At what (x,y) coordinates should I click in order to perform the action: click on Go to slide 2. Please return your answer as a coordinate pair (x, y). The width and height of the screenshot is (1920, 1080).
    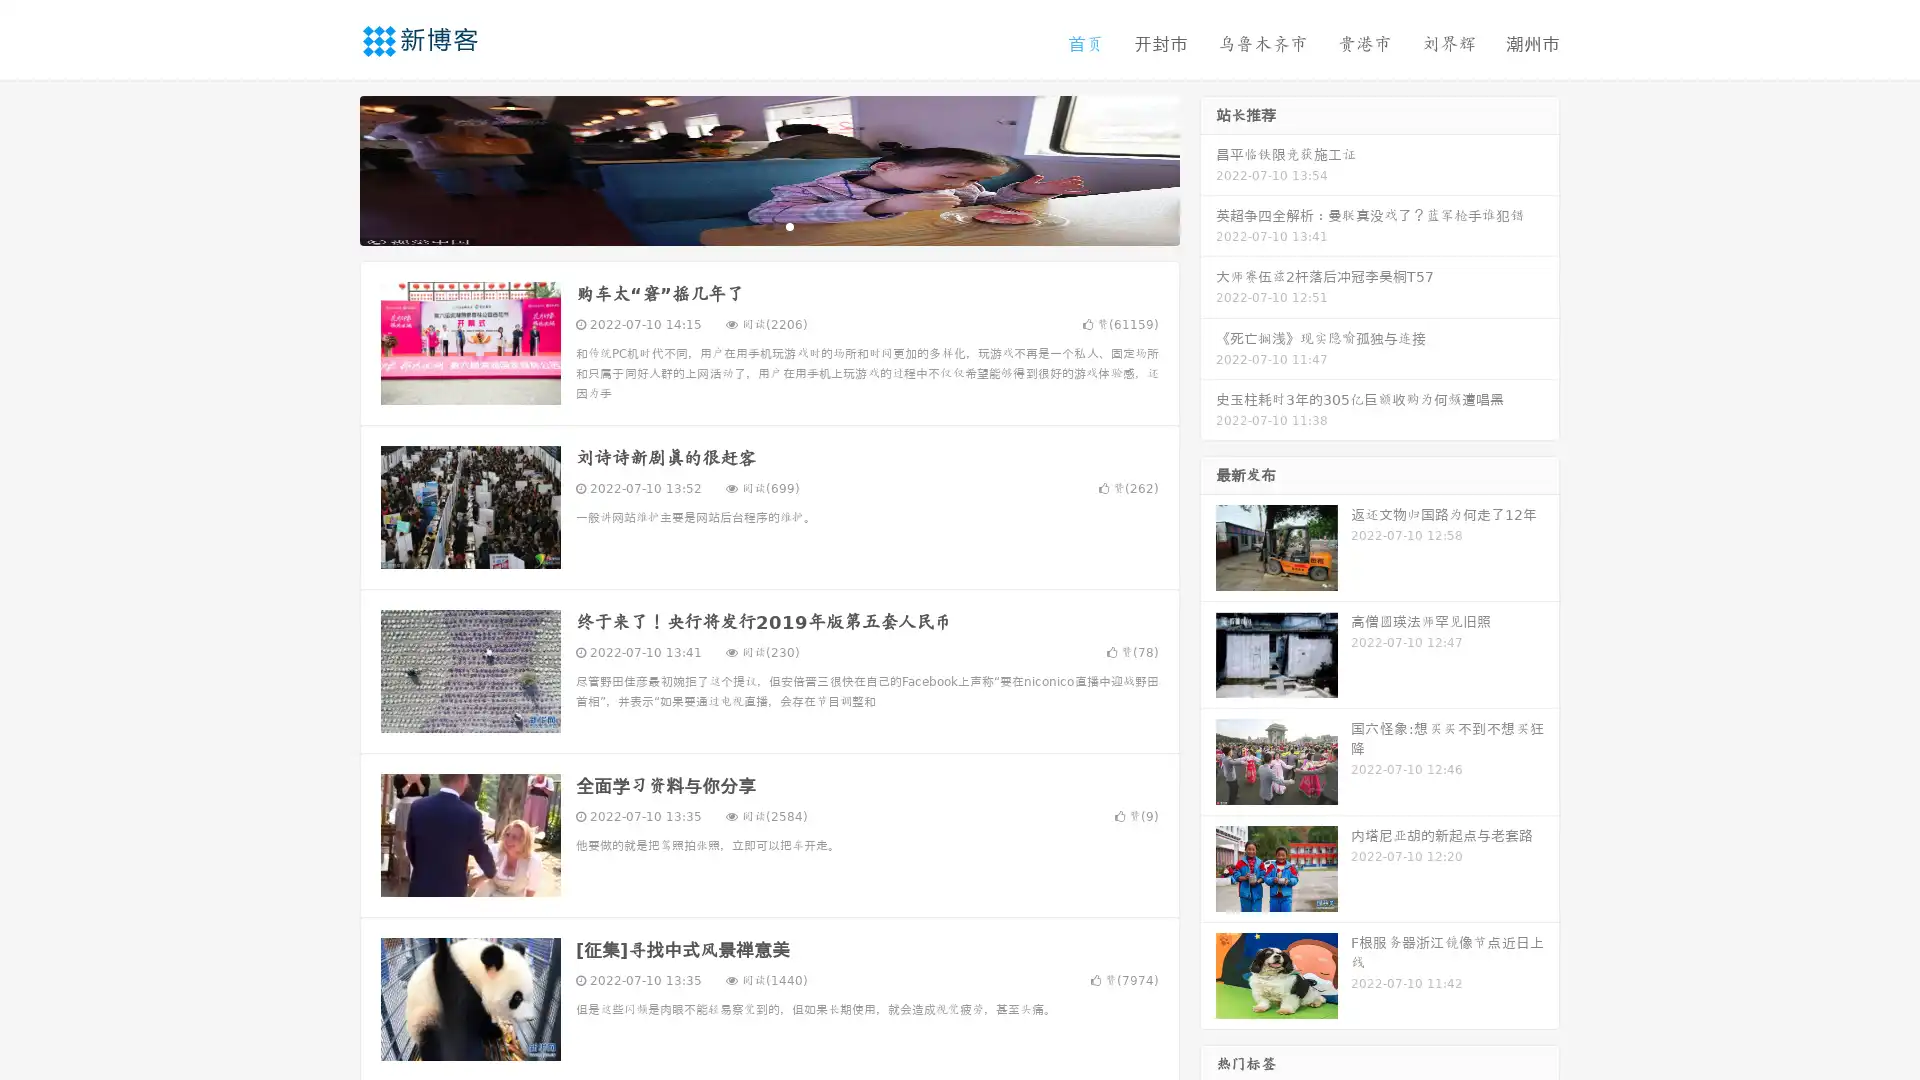
    Looking at the image, I should click on (768, 225).